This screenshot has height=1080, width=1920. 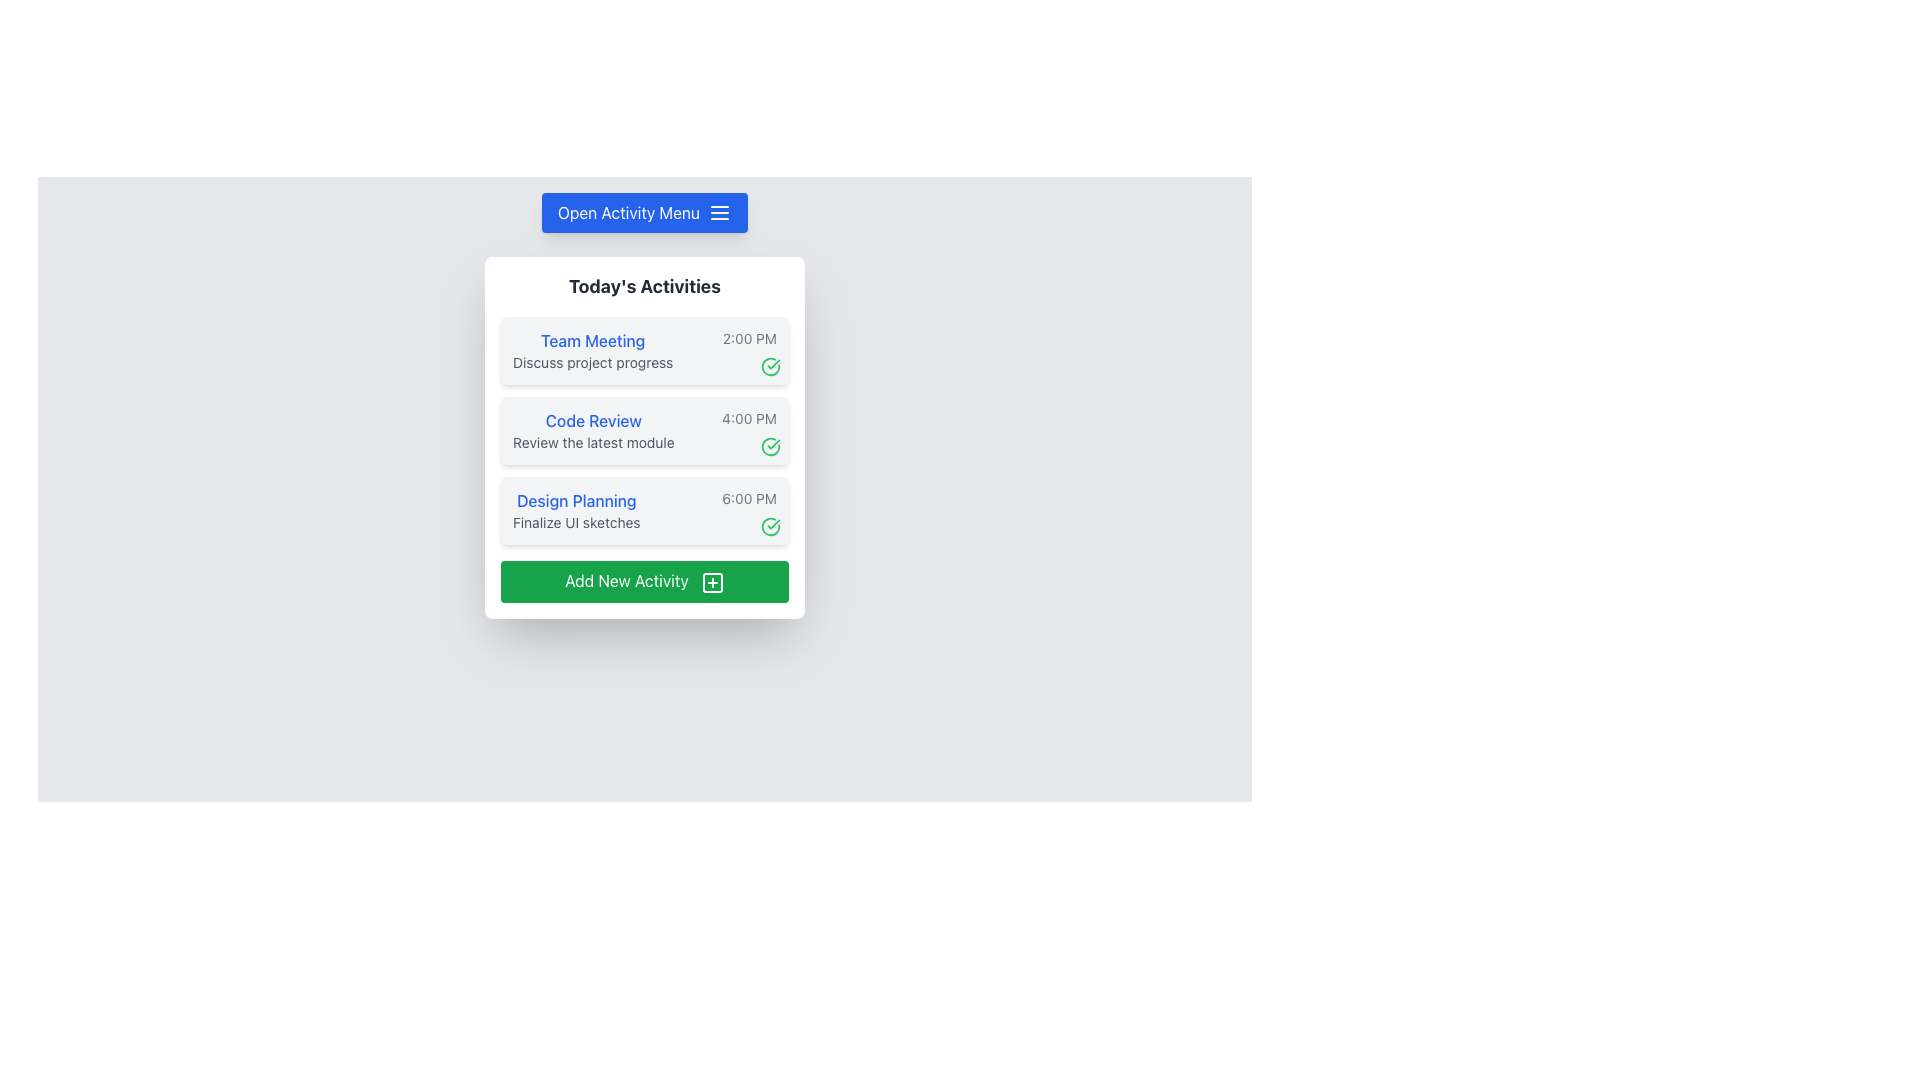 I want to click on the square-shaped icon with a plus sign (+) in the center, located within the green 'Add New Activity' button at the bottom of the white card, so click(x=712, y=582).